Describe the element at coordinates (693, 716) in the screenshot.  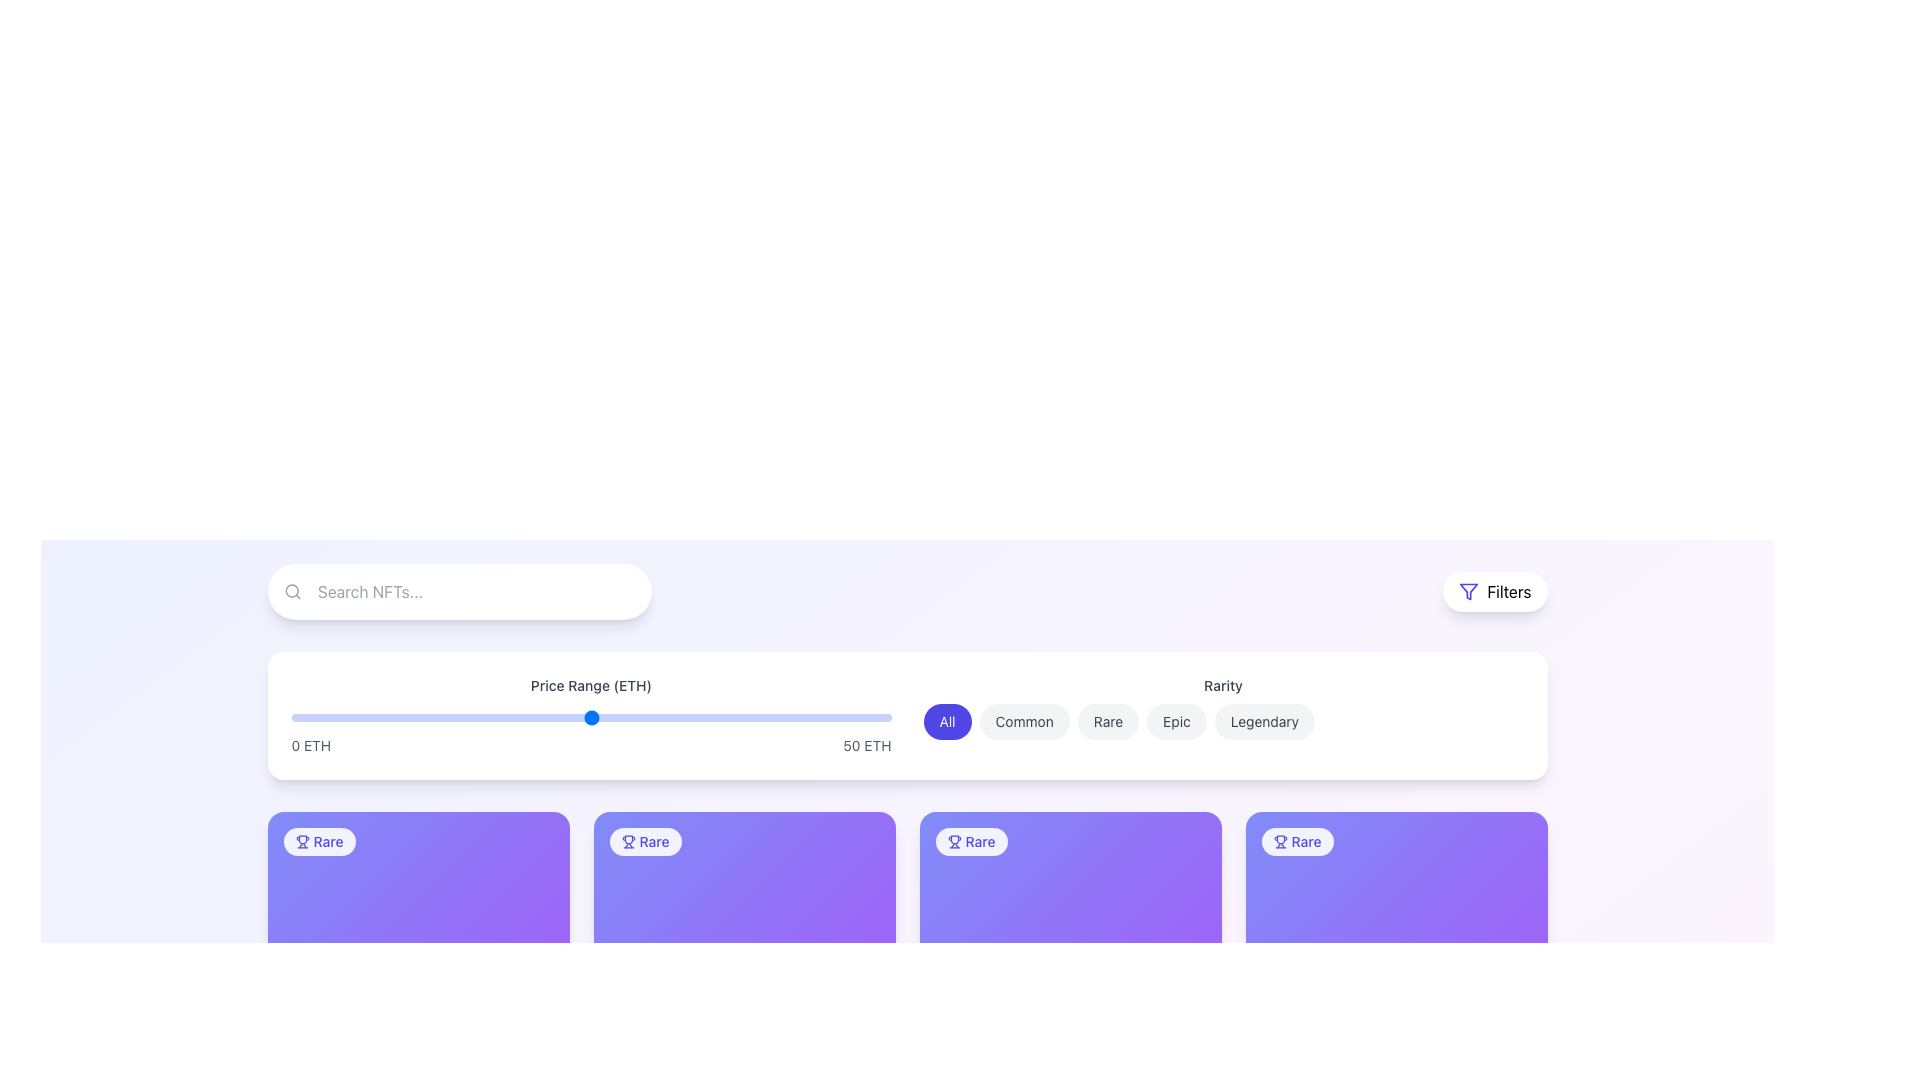
I see `the slider value` at that location.